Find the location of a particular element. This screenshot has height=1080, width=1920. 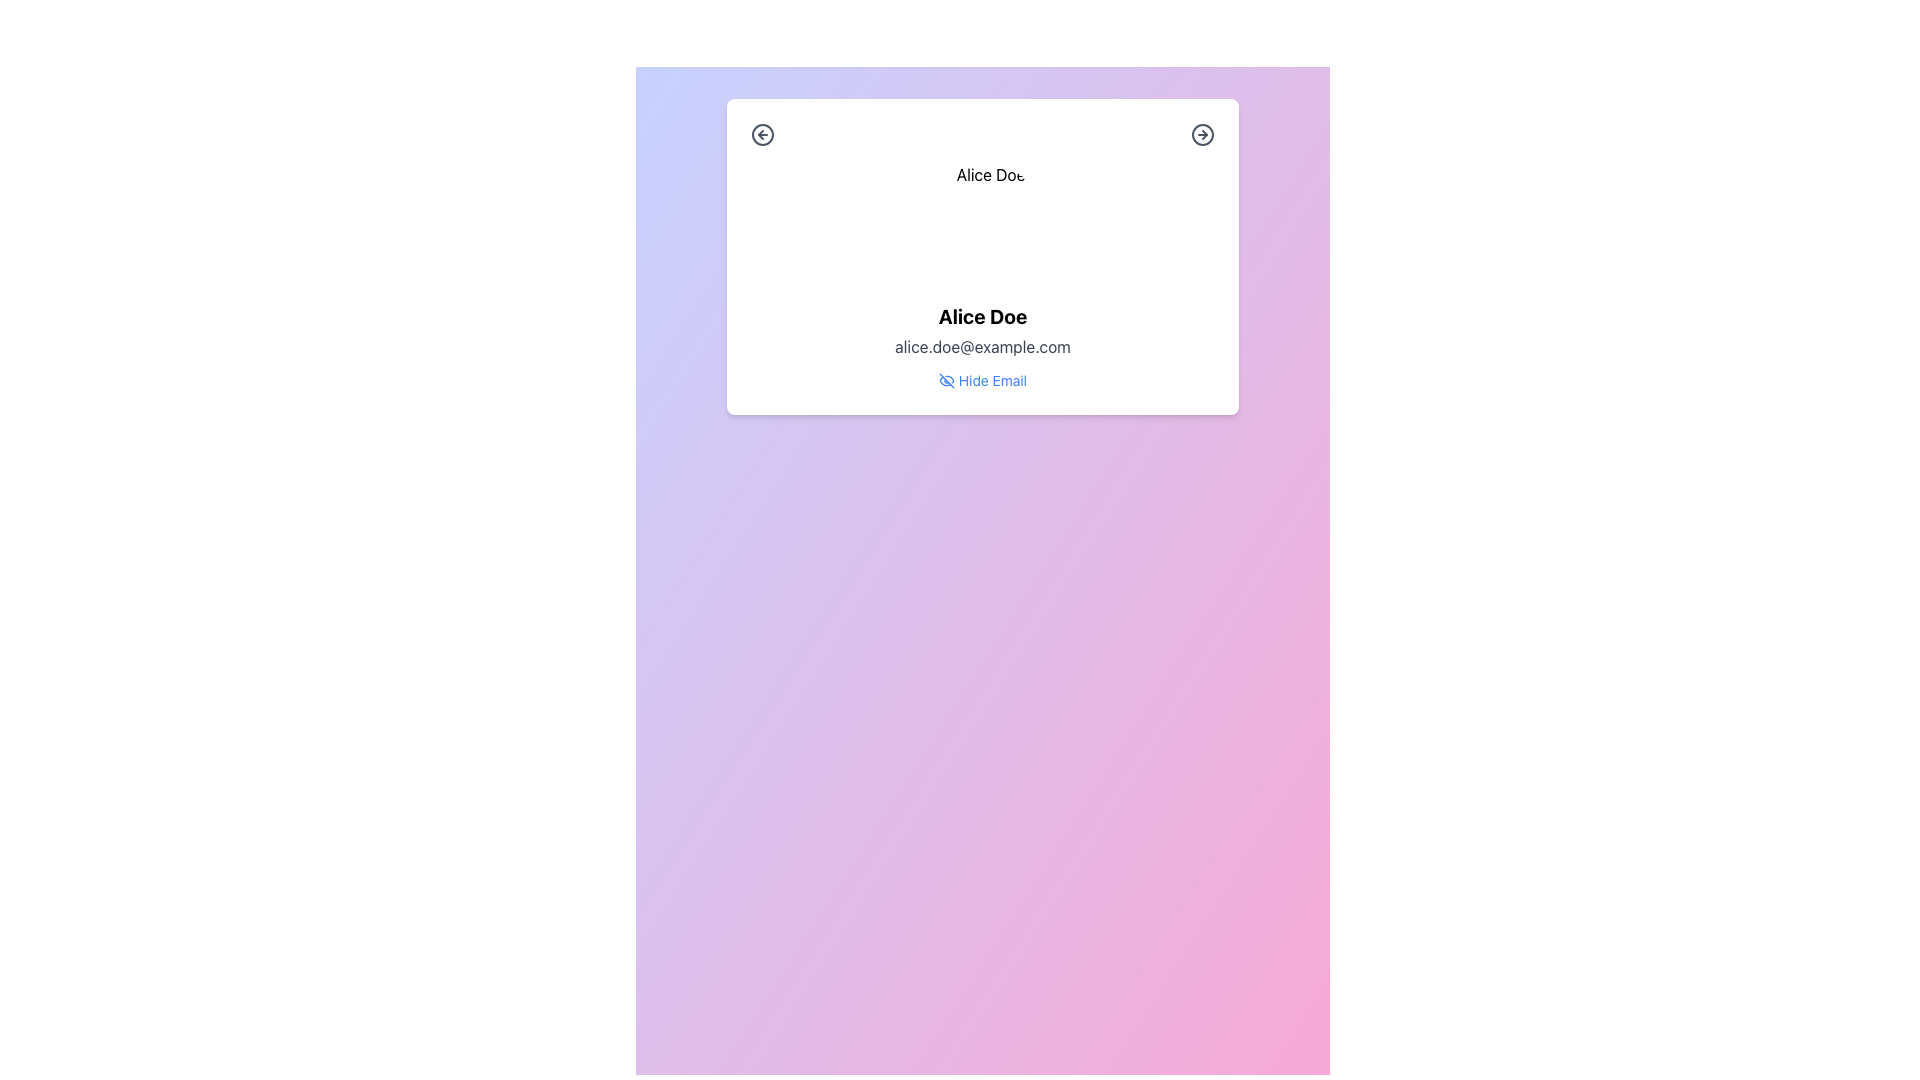

the profile picture in the Profile Card that displays user information including a name and email address is located at coordinates (983, 277).